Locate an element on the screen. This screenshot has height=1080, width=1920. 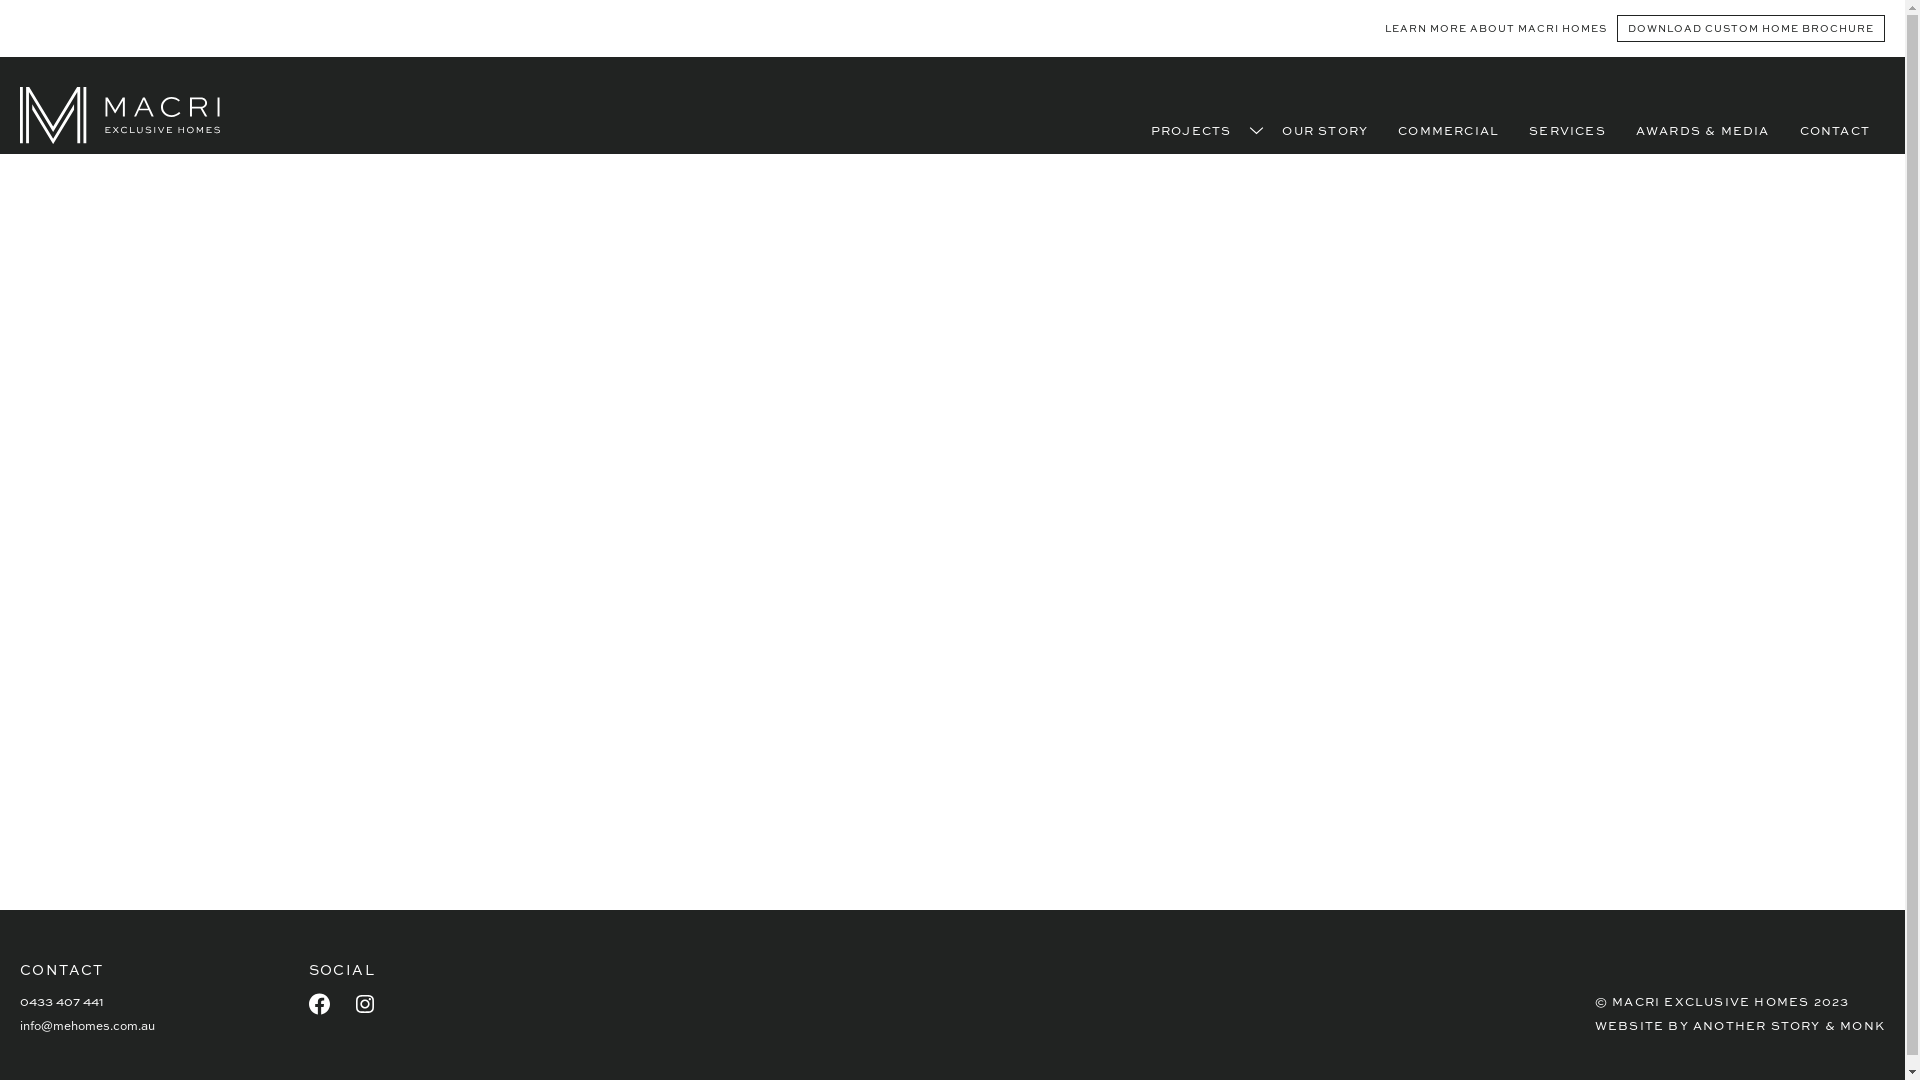
'SERVICES' is located at coordinates (1566, 130).